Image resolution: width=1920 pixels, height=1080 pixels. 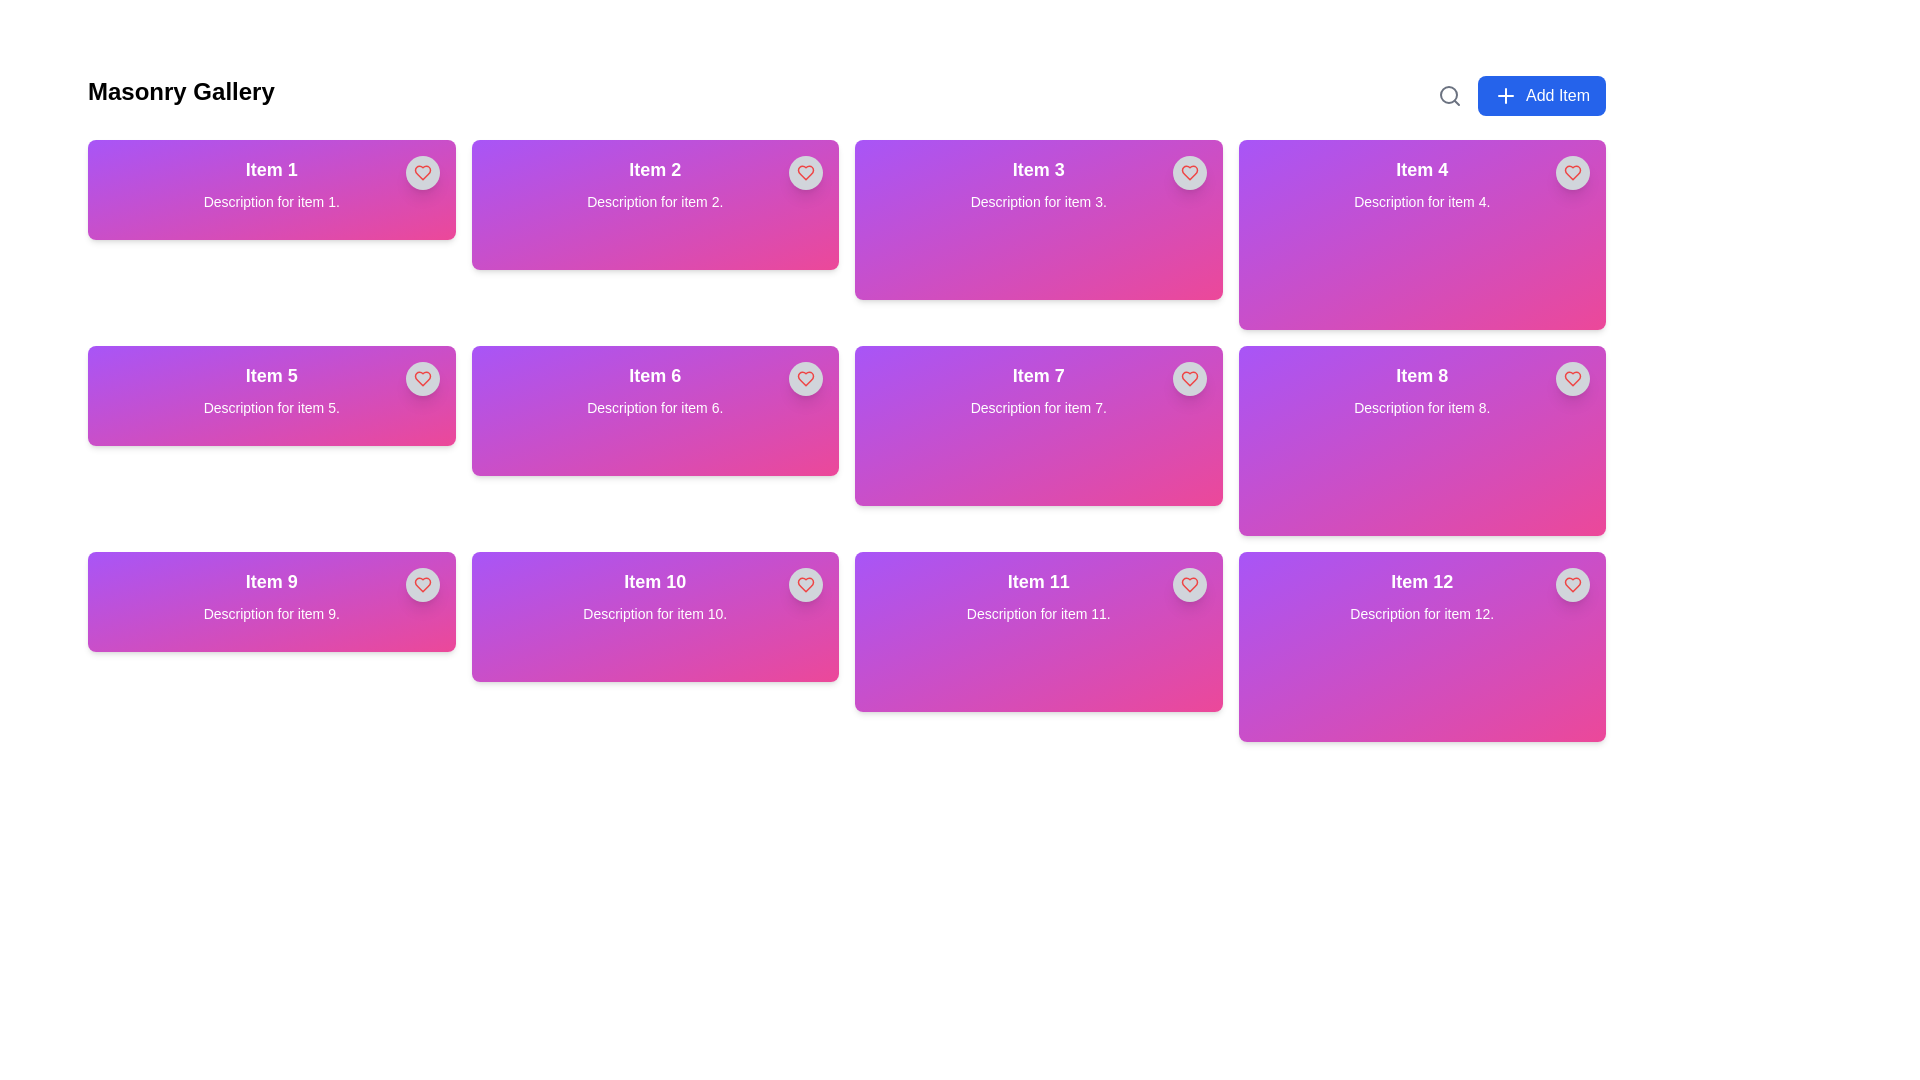 I want to click on the favorite button with an icon located at the top-right corner of the card labeled 'Item 3' to favorite the associated item, so click(x=1189, y=172).